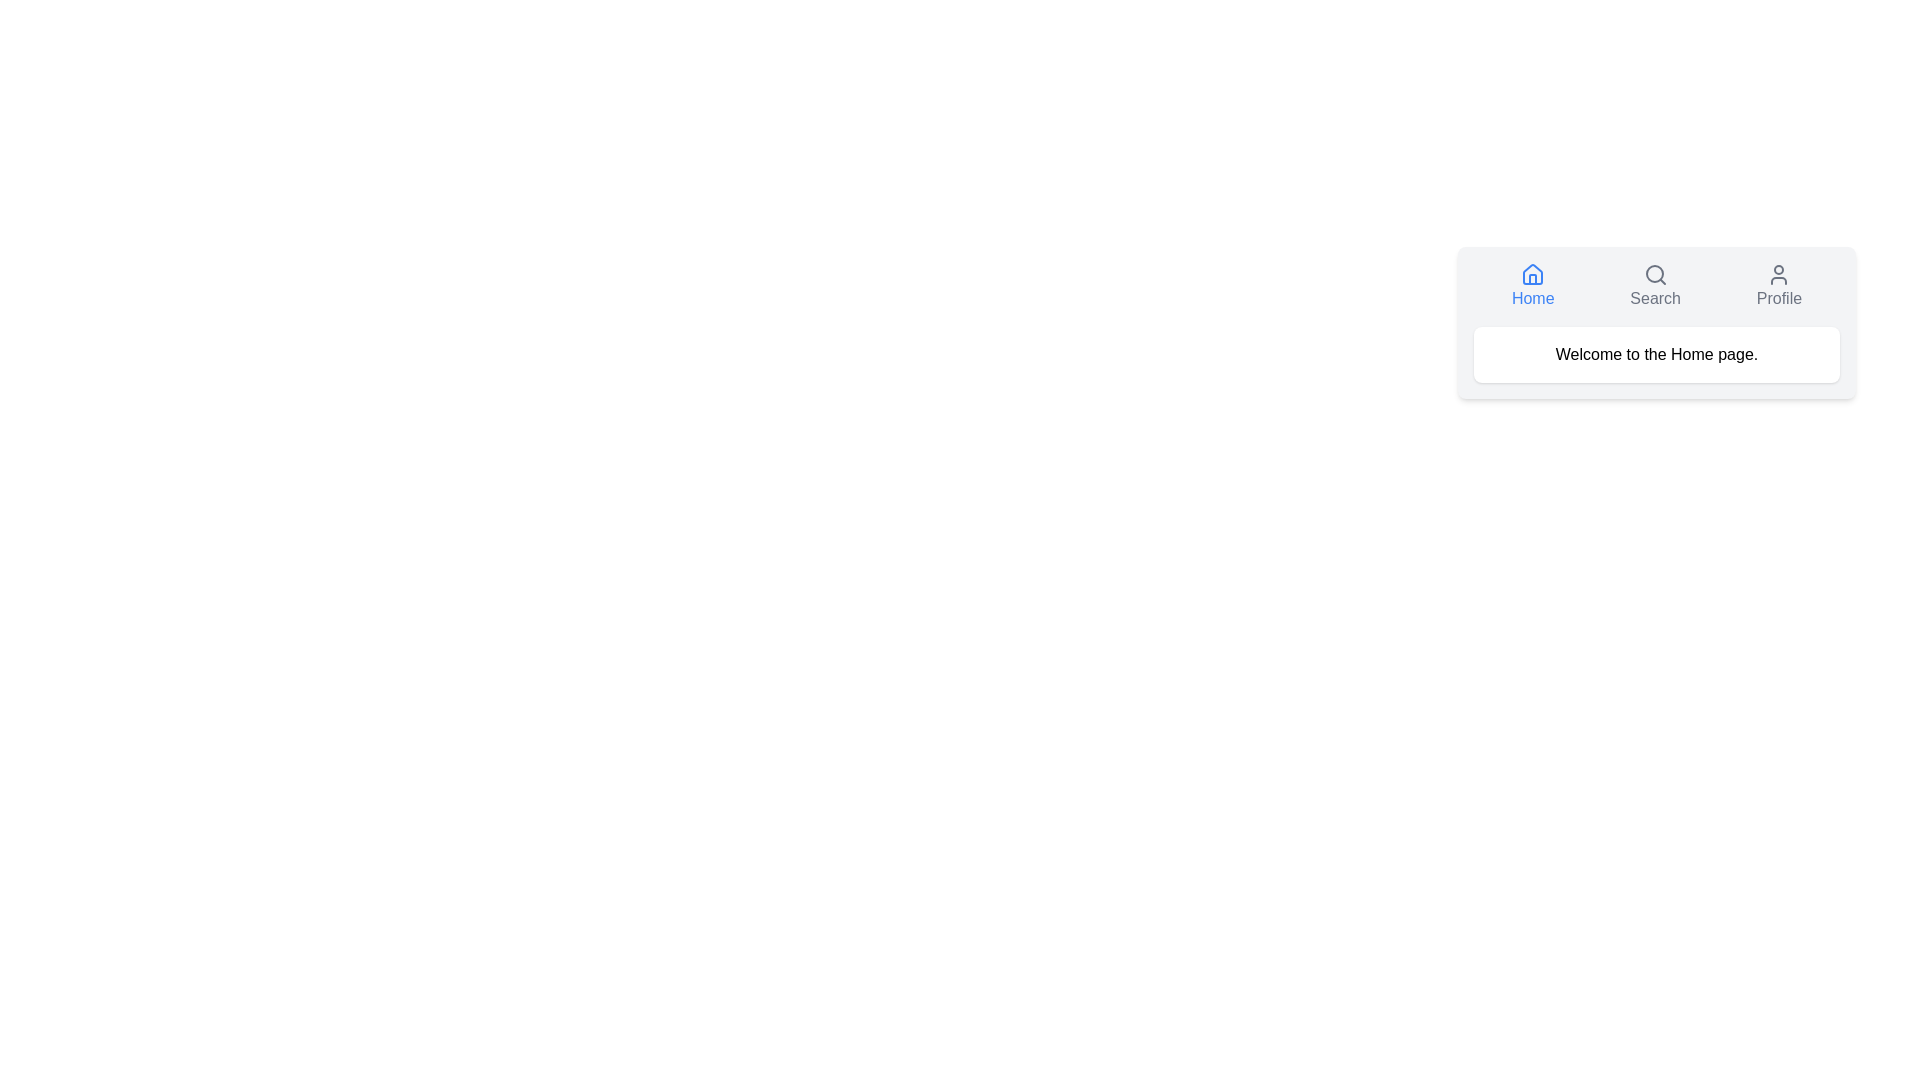 The image size is (1920, 1080). What do you see at coordinates (1779, 286) in the screenshot?
I see `the 'Profile' button-like navigation link, which consists of a user icon and the text label 'Profile'` at bounding box center [1779, 286].